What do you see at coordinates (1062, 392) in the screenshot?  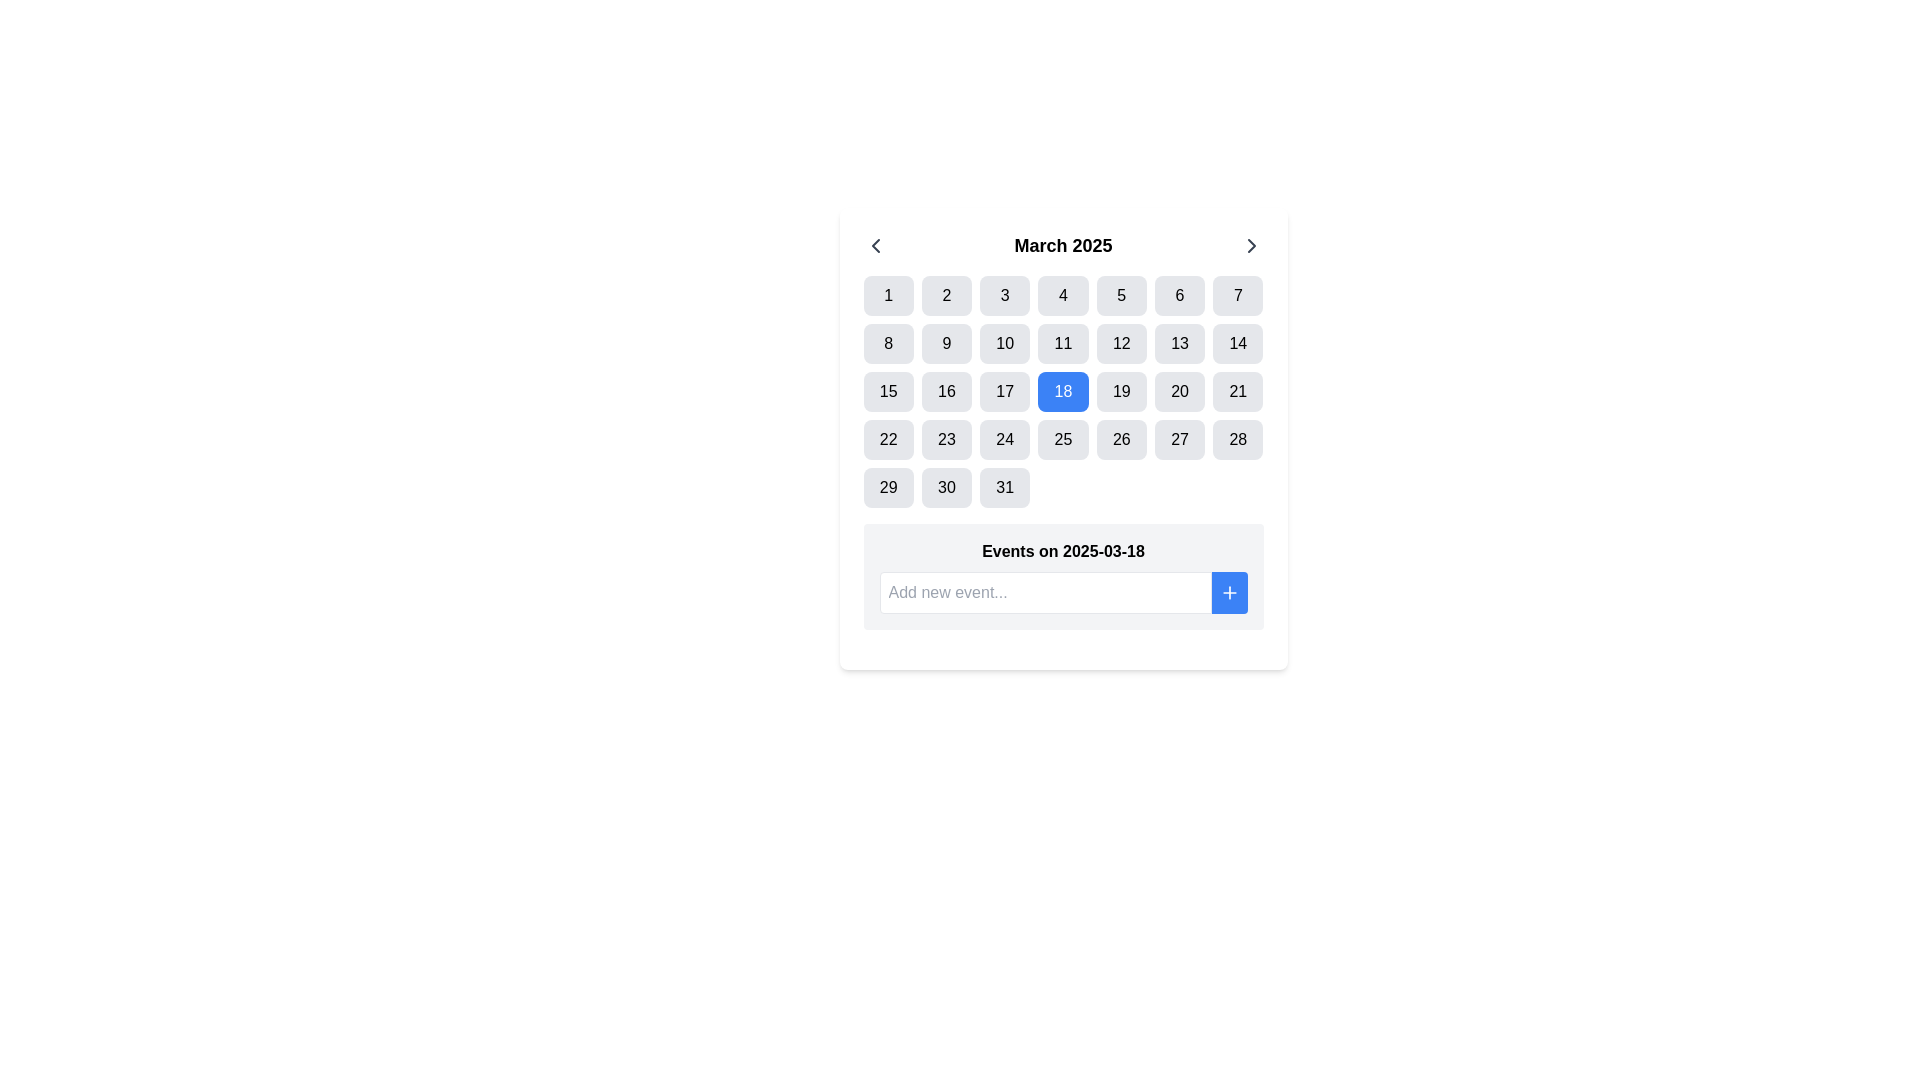 I see `the blue rounded rectangular button labeled '18'` at bounding box center [1062, 392].